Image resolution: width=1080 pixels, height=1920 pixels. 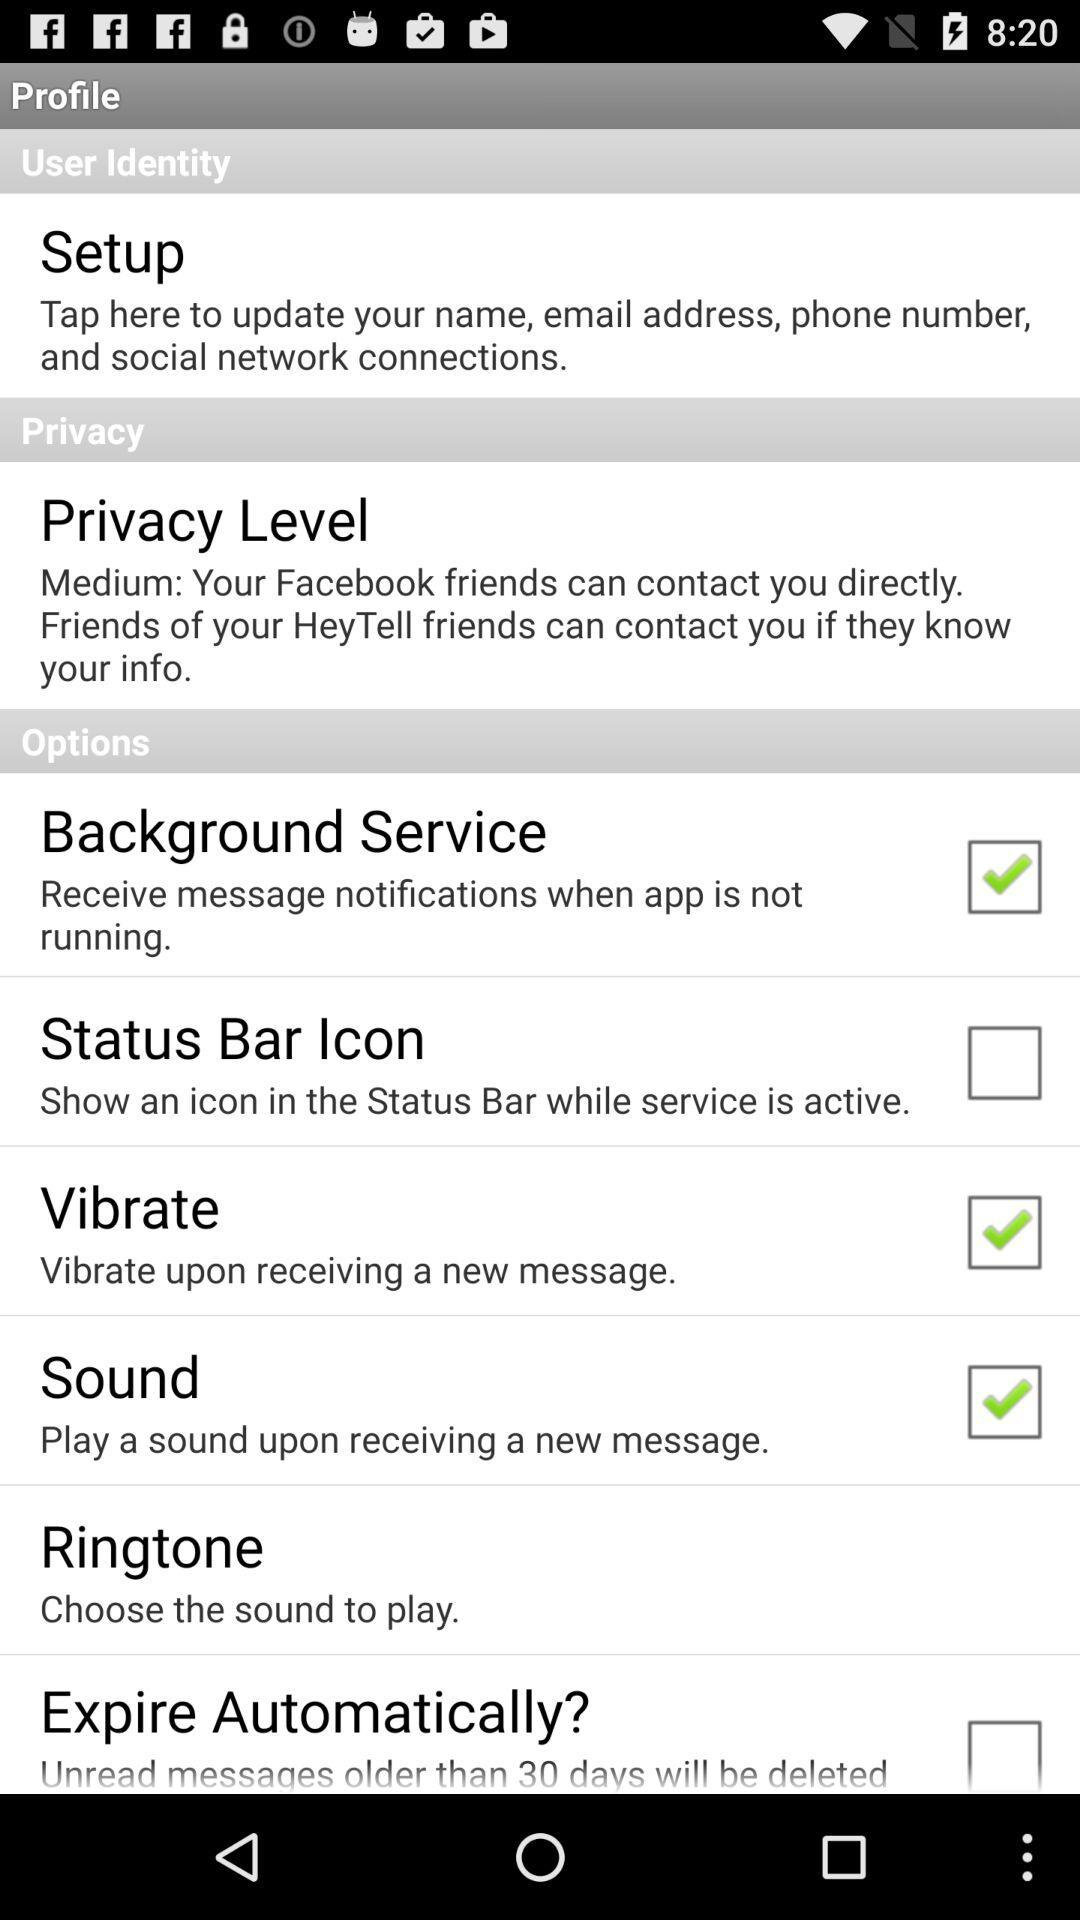 I want to click on expire automatically? app, so click(x=315, y=1708).